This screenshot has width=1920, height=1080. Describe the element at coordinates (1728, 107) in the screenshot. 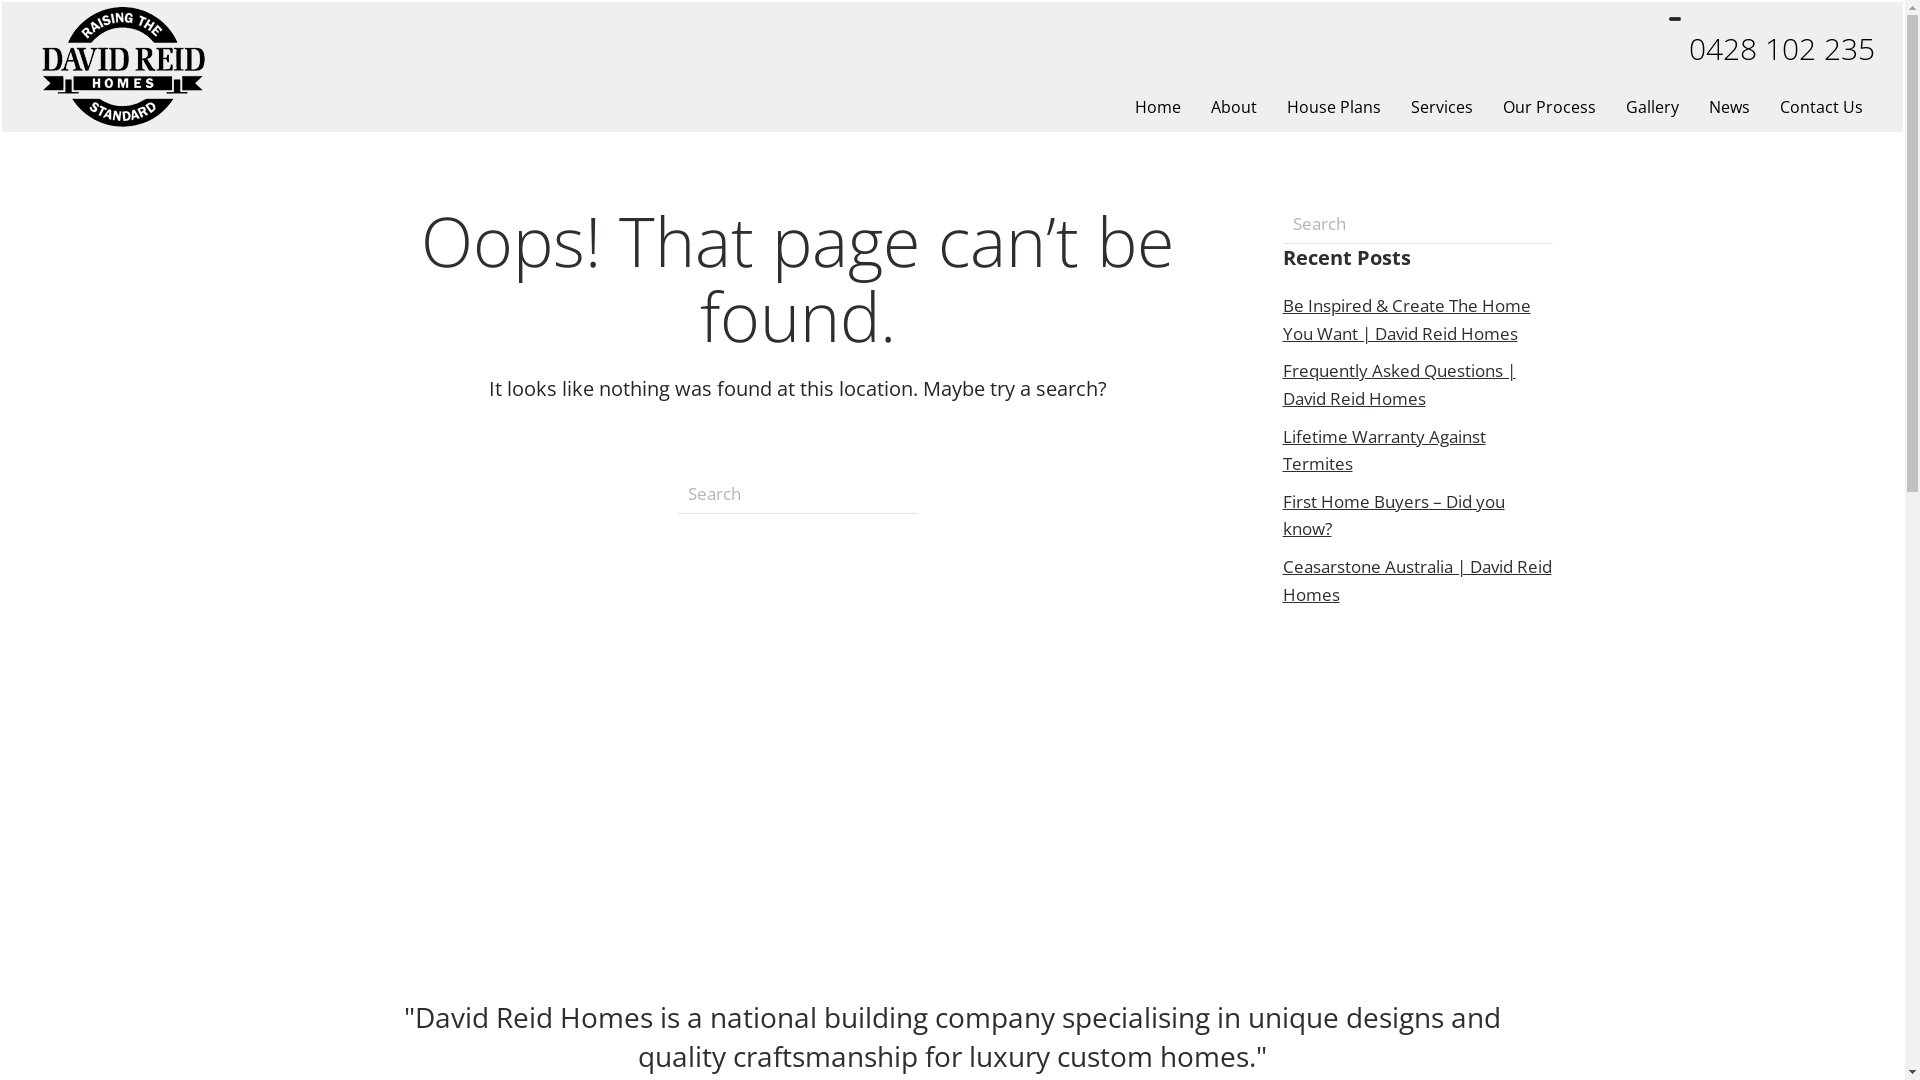

I see `'News'` at that location.